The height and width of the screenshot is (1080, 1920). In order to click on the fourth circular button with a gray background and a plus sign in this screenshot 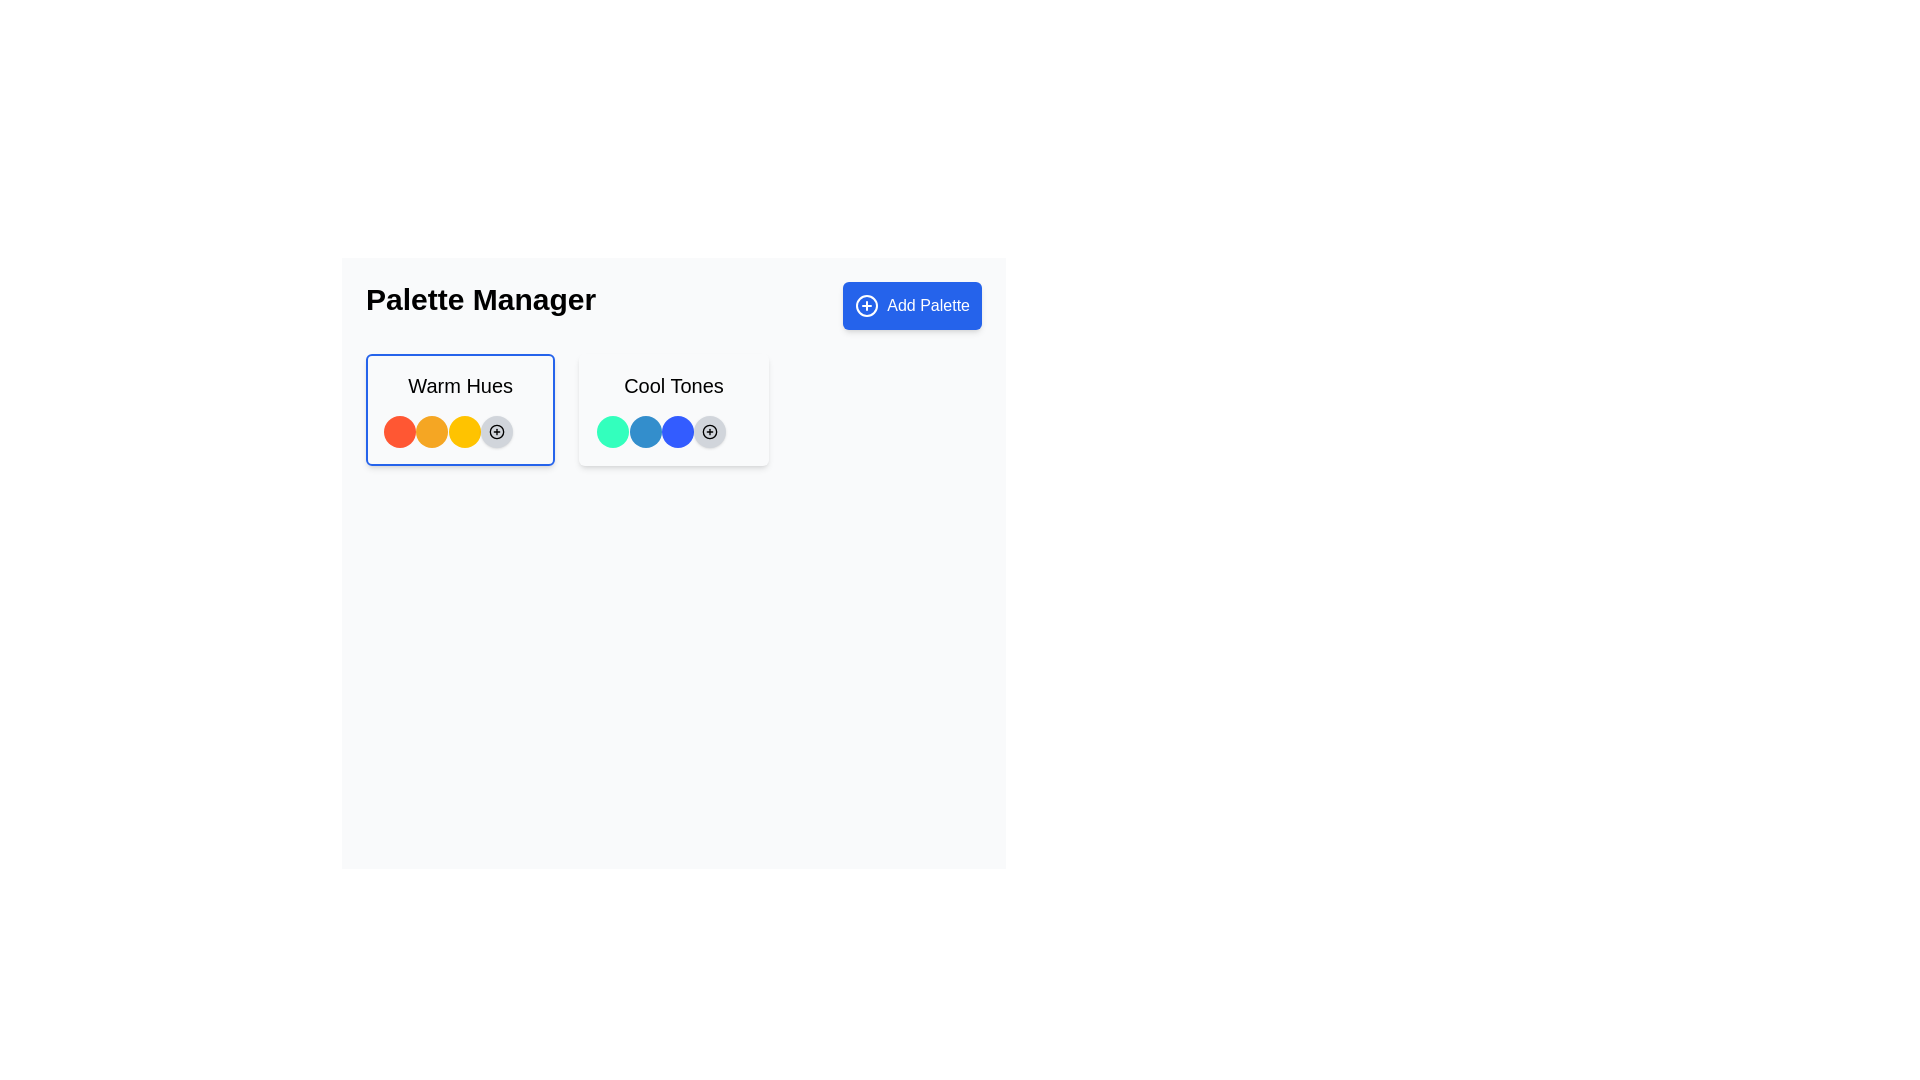, I will do `click(710, 431)`.